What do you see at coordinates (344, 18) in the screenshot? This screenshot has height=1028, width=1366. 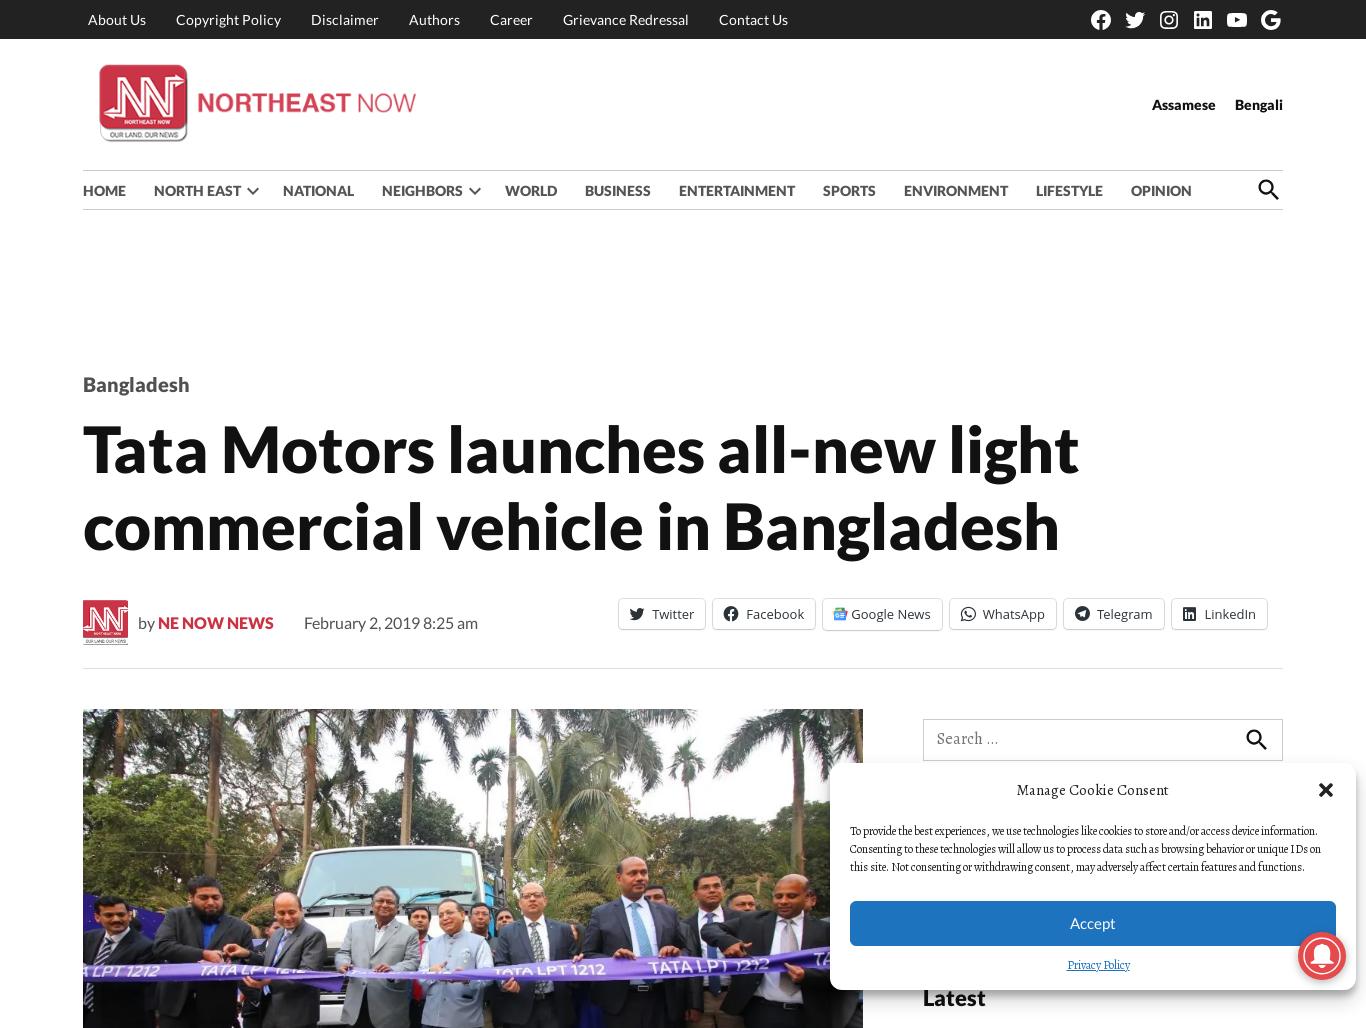 I see `'Disclaimer'` at bounding box center [344, 18].